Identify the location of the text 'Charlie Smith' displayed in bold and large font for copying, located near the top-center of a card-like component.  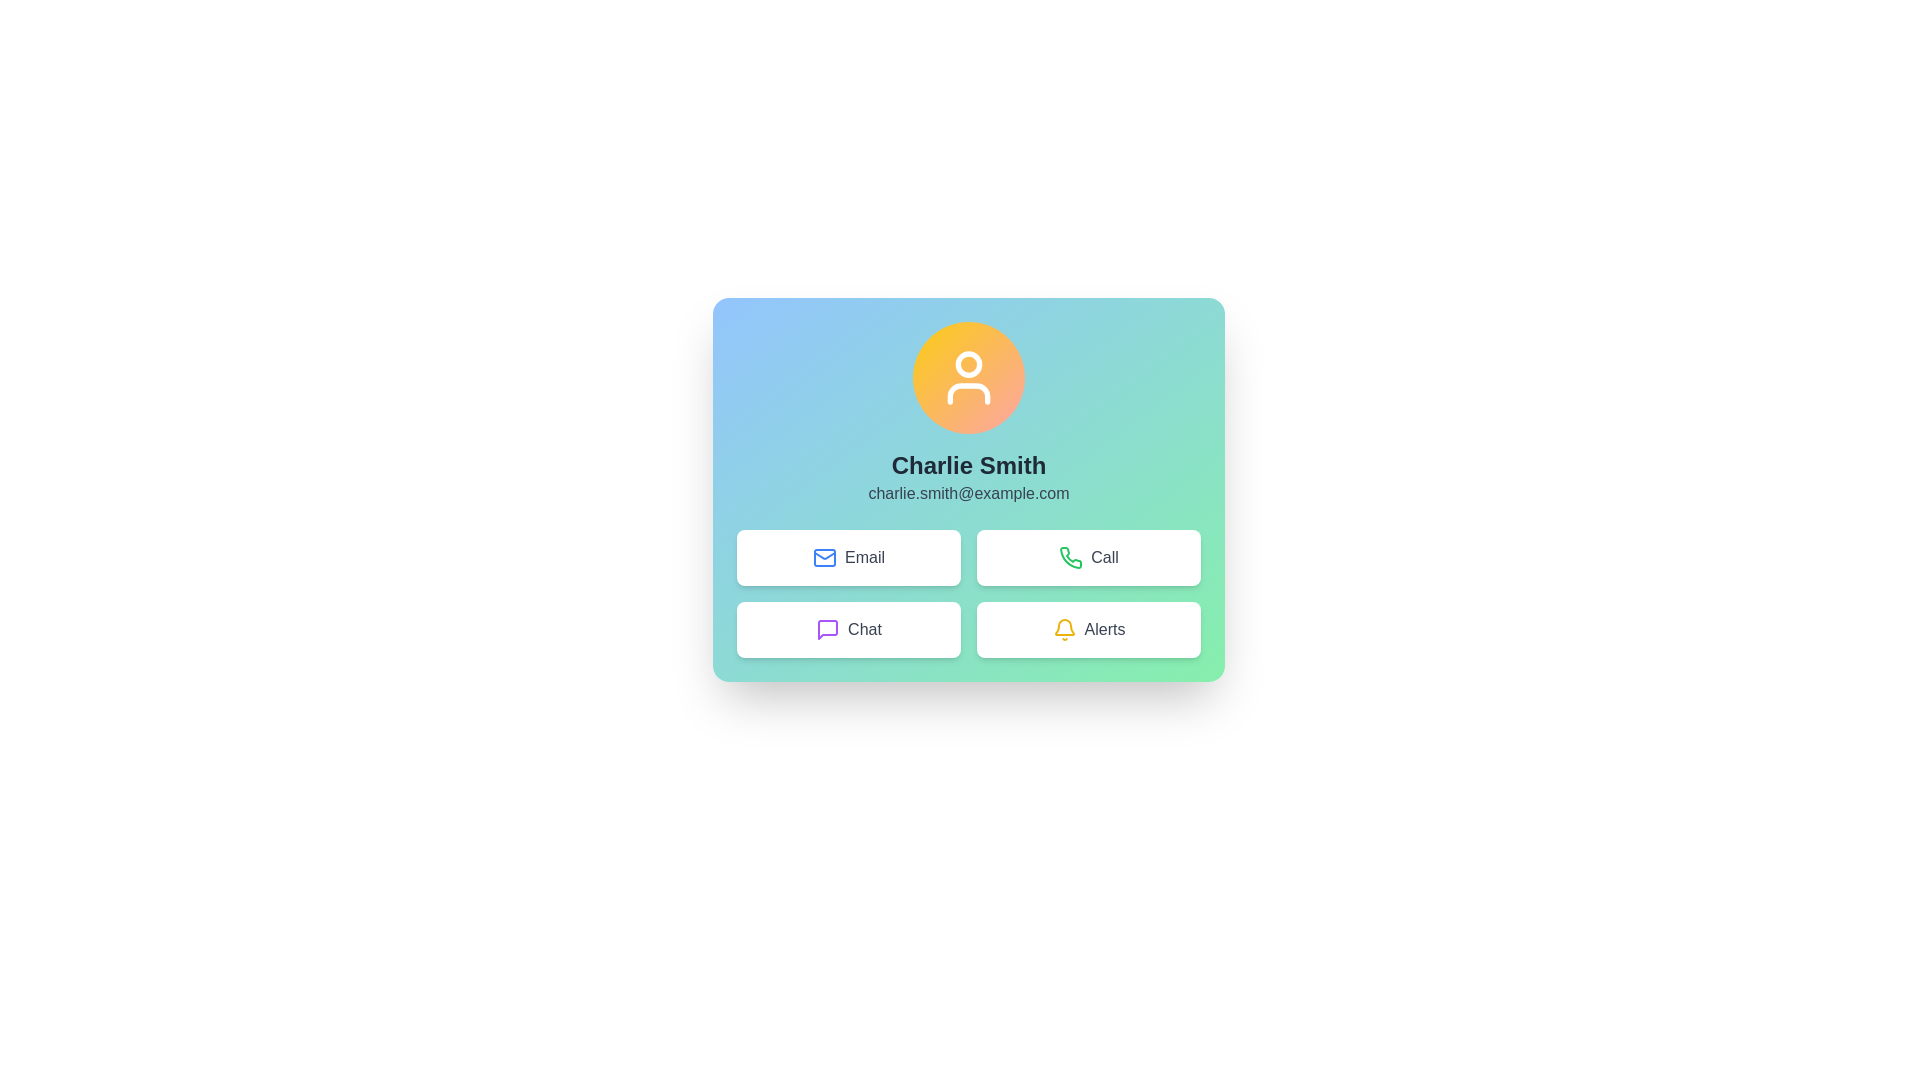
(969, 466).